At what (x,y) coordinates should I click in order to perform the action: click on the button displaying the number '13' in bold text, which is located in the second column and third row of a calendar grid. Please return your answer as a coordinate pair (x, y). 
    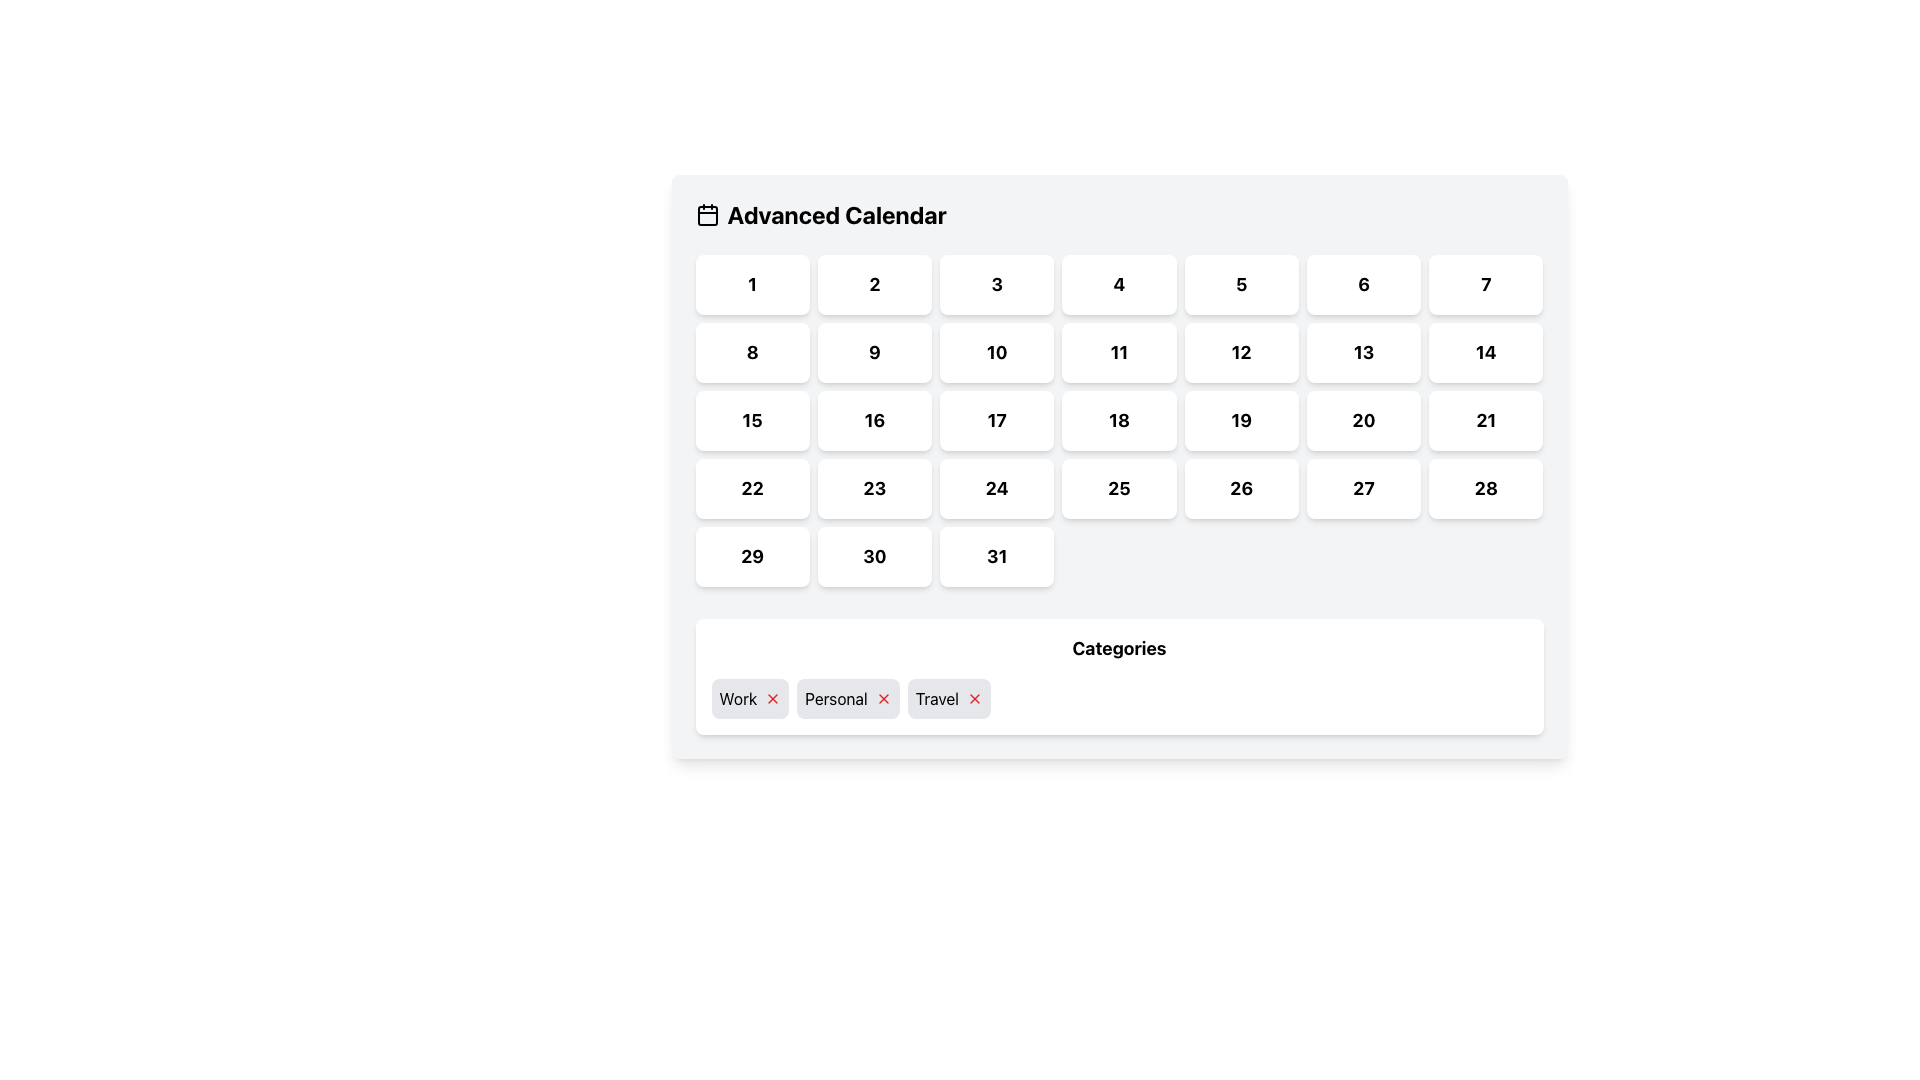
    Looking at the image, I should click on (1362, 352).